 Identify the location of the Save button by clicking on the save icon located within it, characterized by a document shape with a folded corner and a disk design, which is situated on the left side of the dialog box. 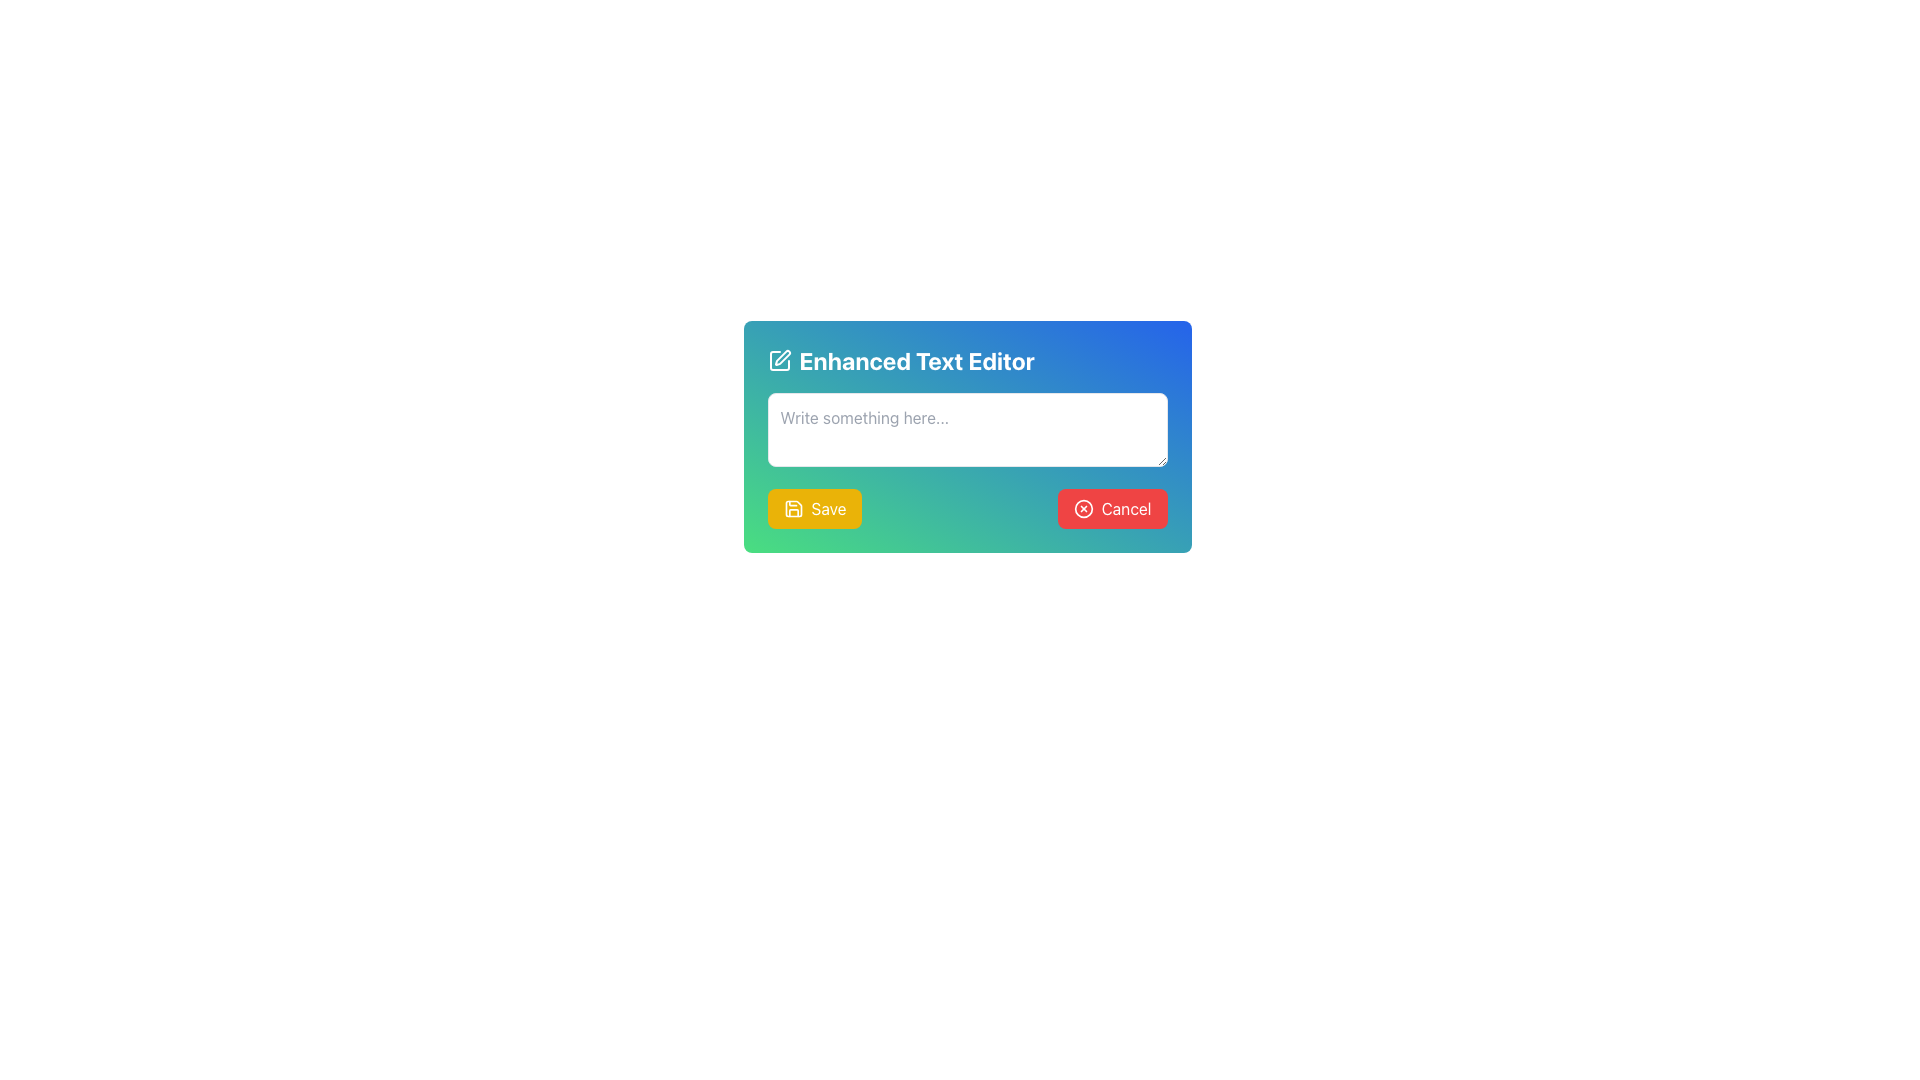
(792, 508).